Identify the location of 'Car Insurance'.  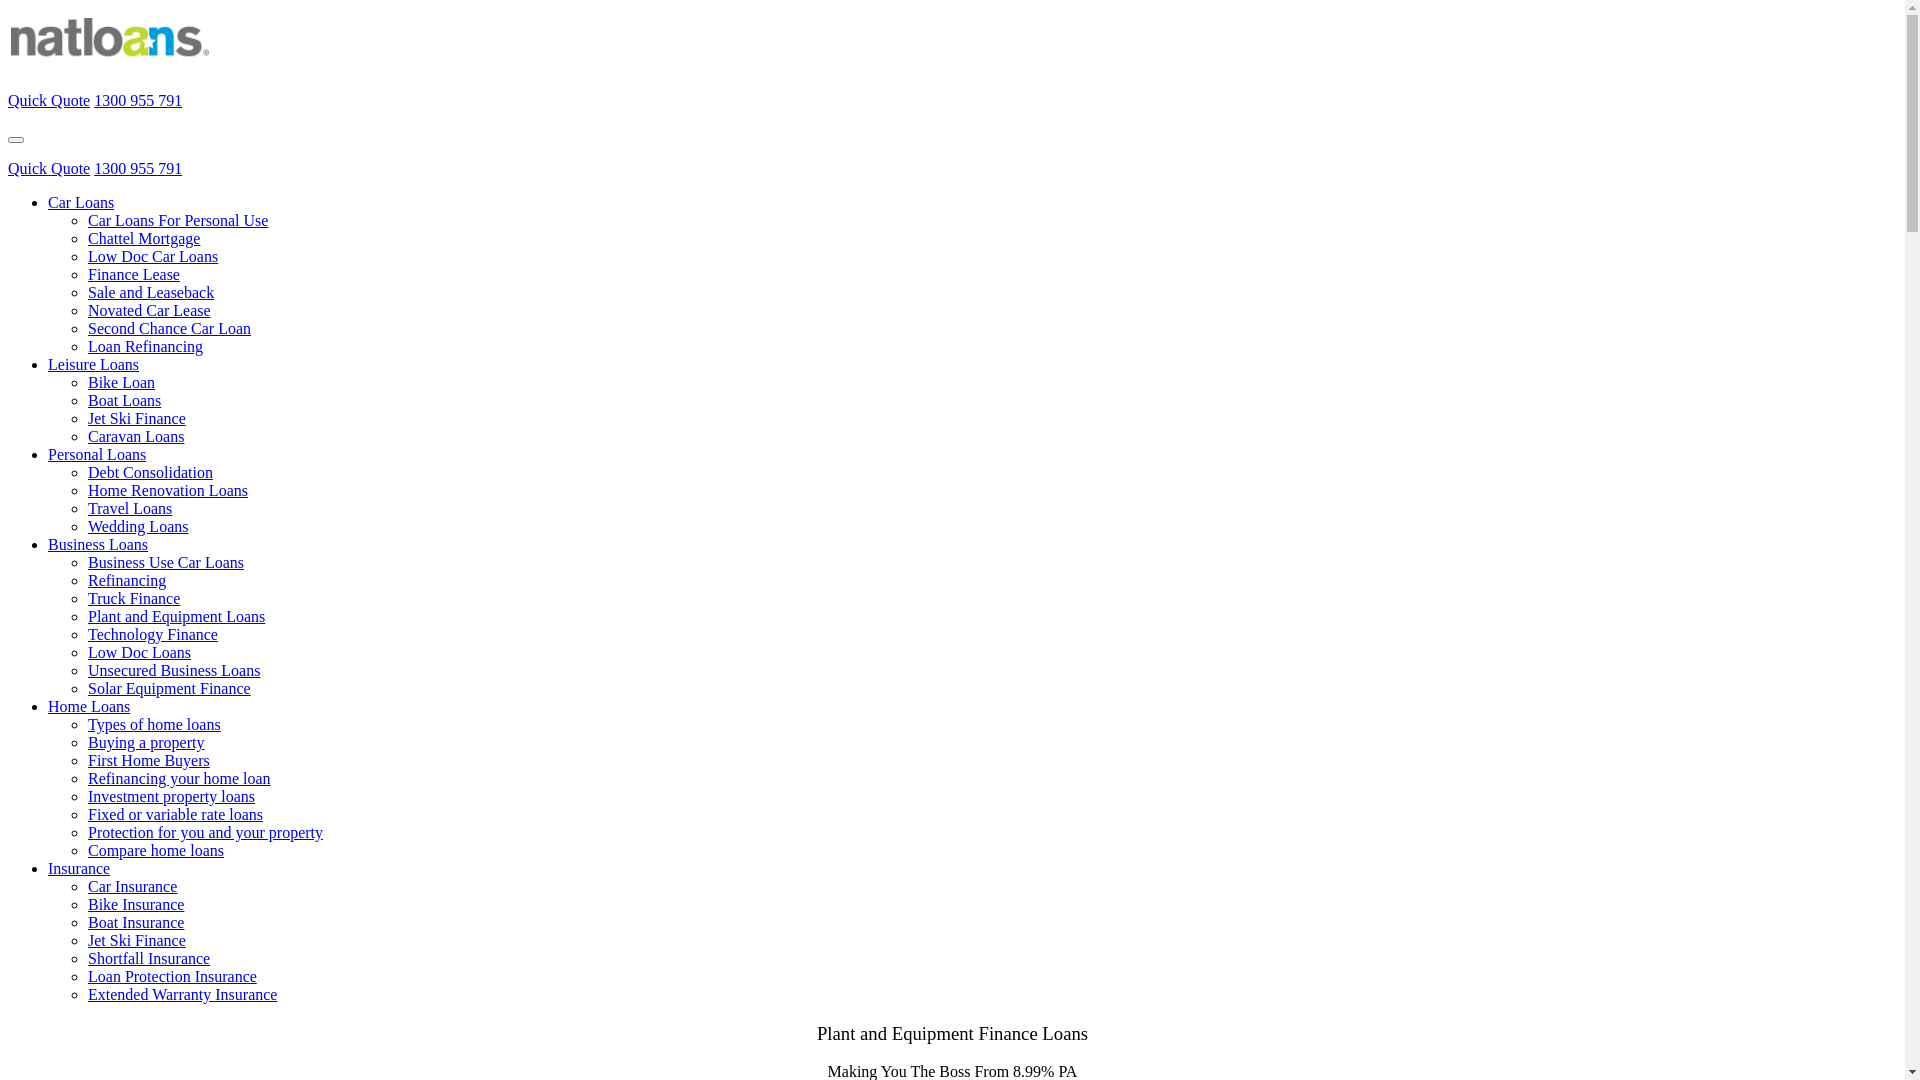
(86, 885).